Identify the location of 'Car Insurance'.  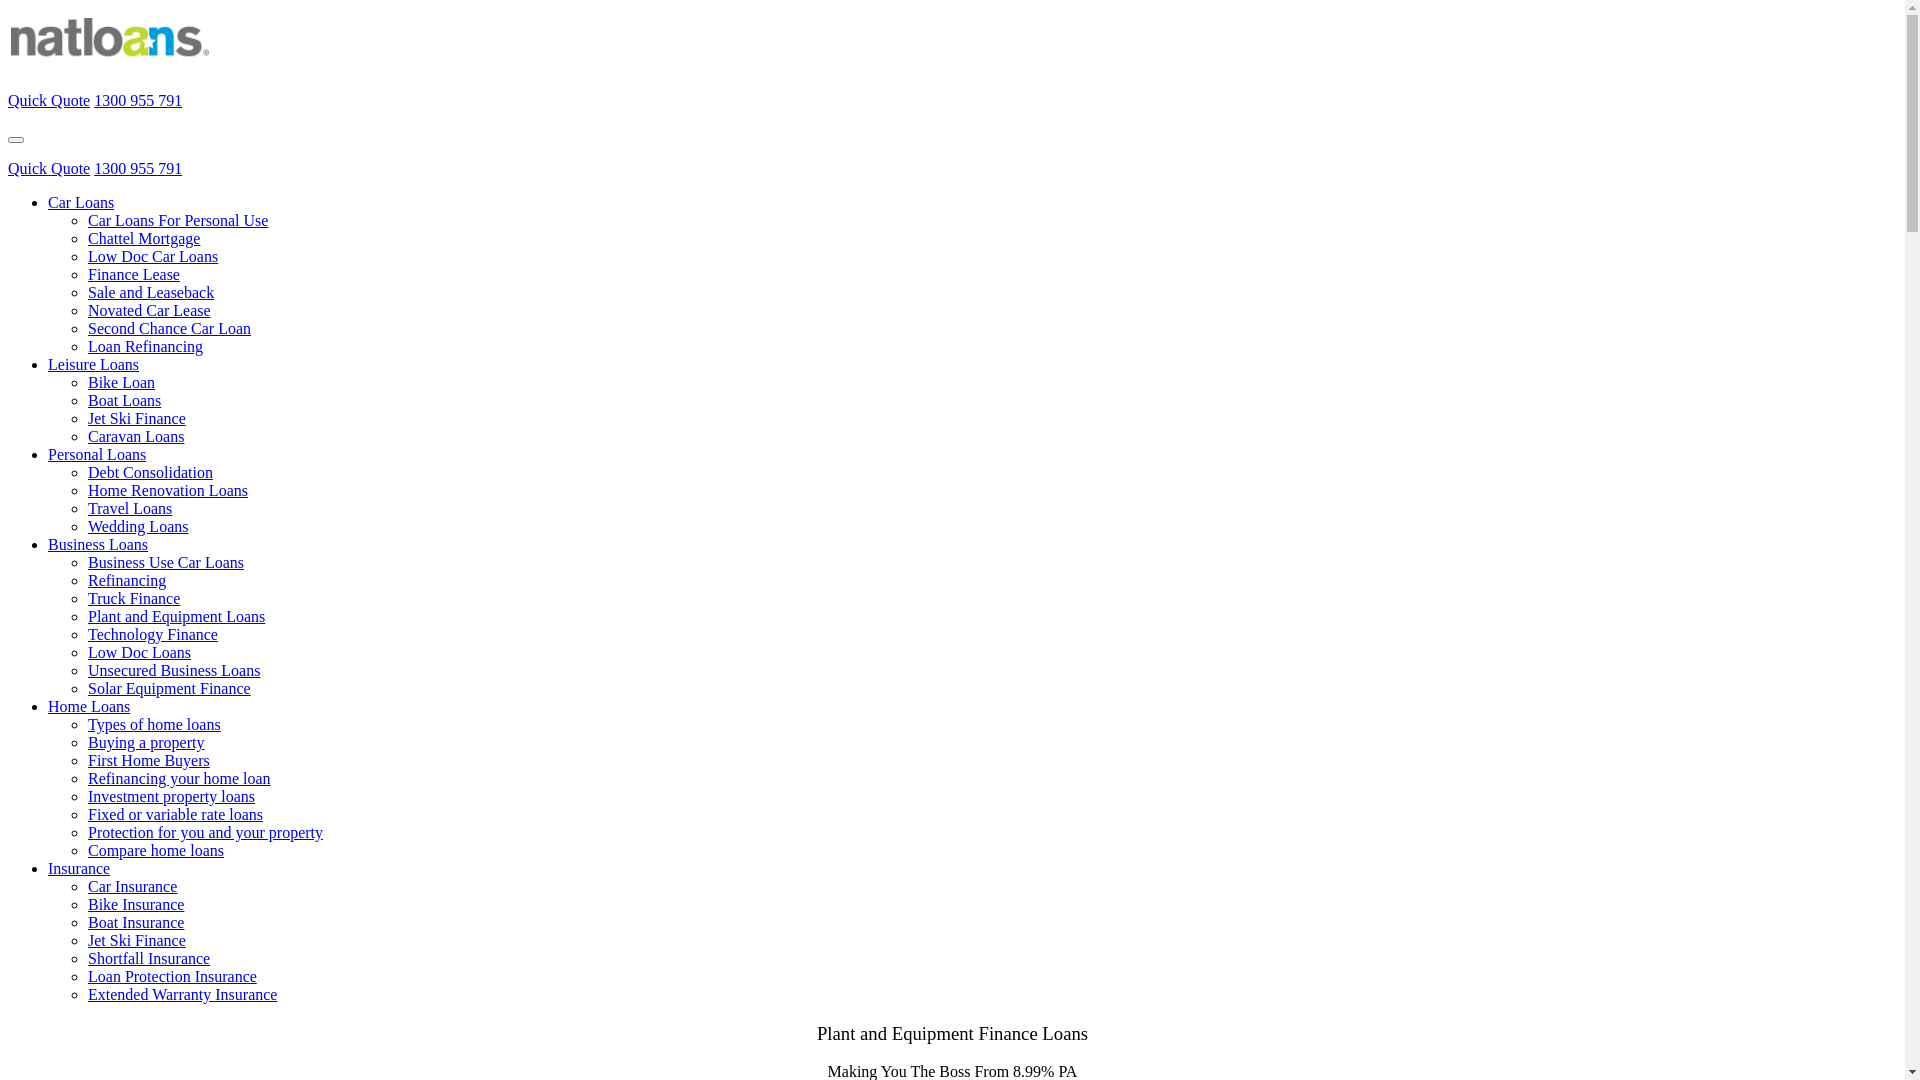
(86, 885).